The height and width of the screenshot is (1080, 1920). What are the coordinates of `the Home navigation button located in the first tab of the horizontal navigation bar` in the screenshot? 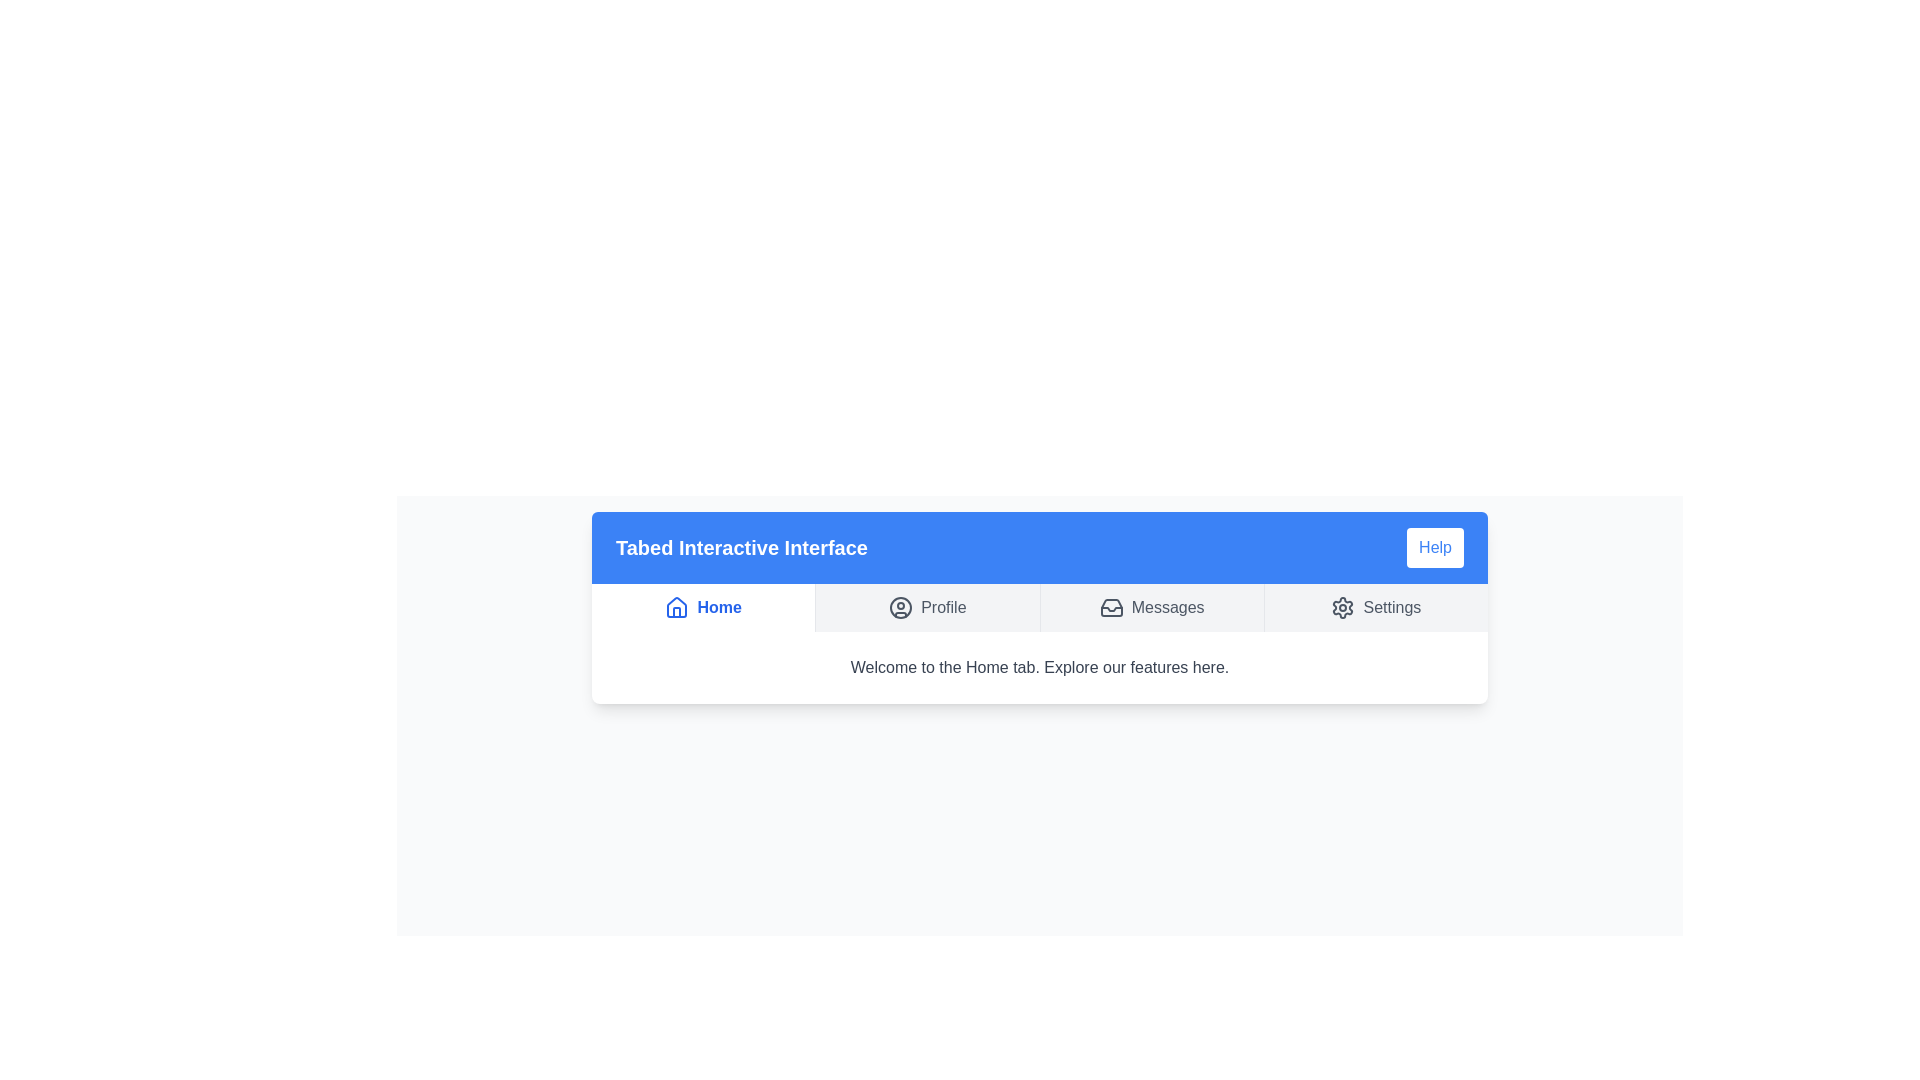 It's located at (703, 607).